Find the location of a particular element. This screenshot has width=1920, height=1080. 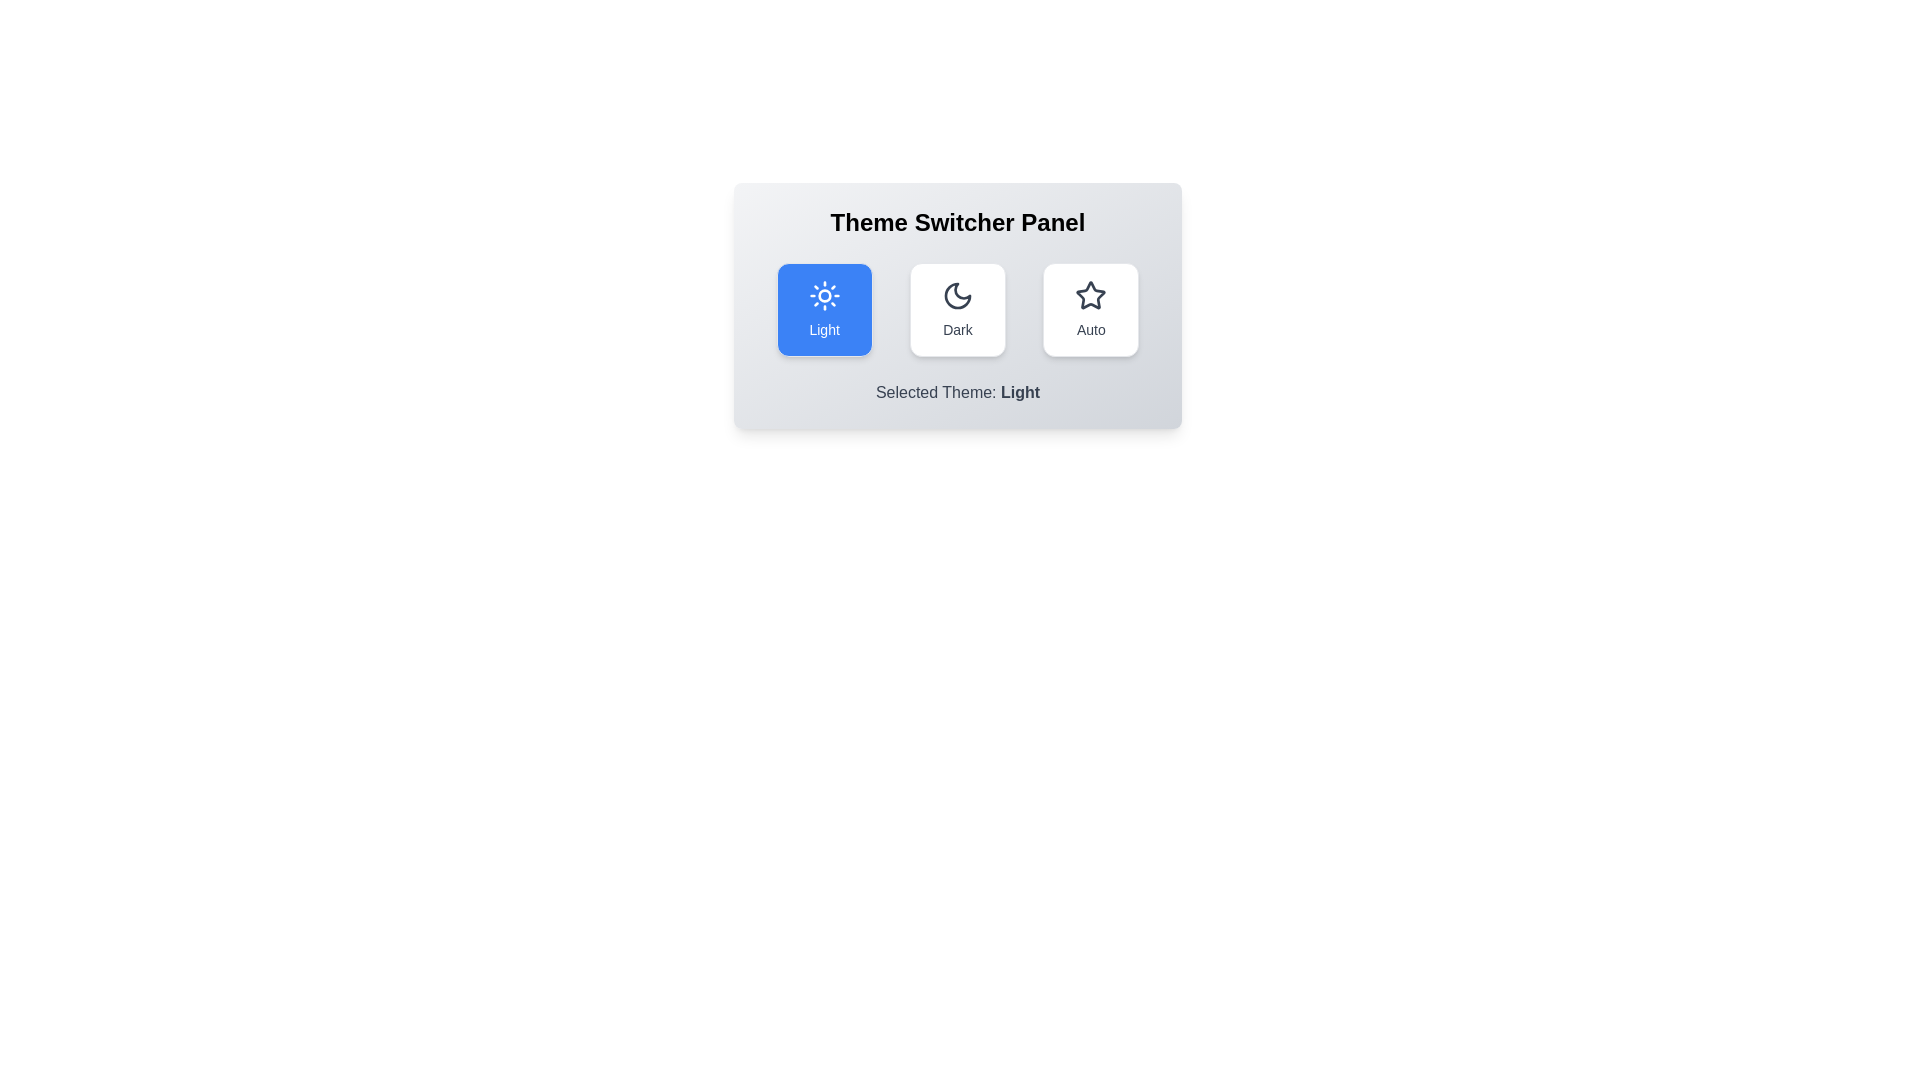

the 'Dark' button, which is a rectangular button with a white background, rounded edges, and a gray border, located in the 'Theme Switcher Panel' is located at coordinates (956, 309).